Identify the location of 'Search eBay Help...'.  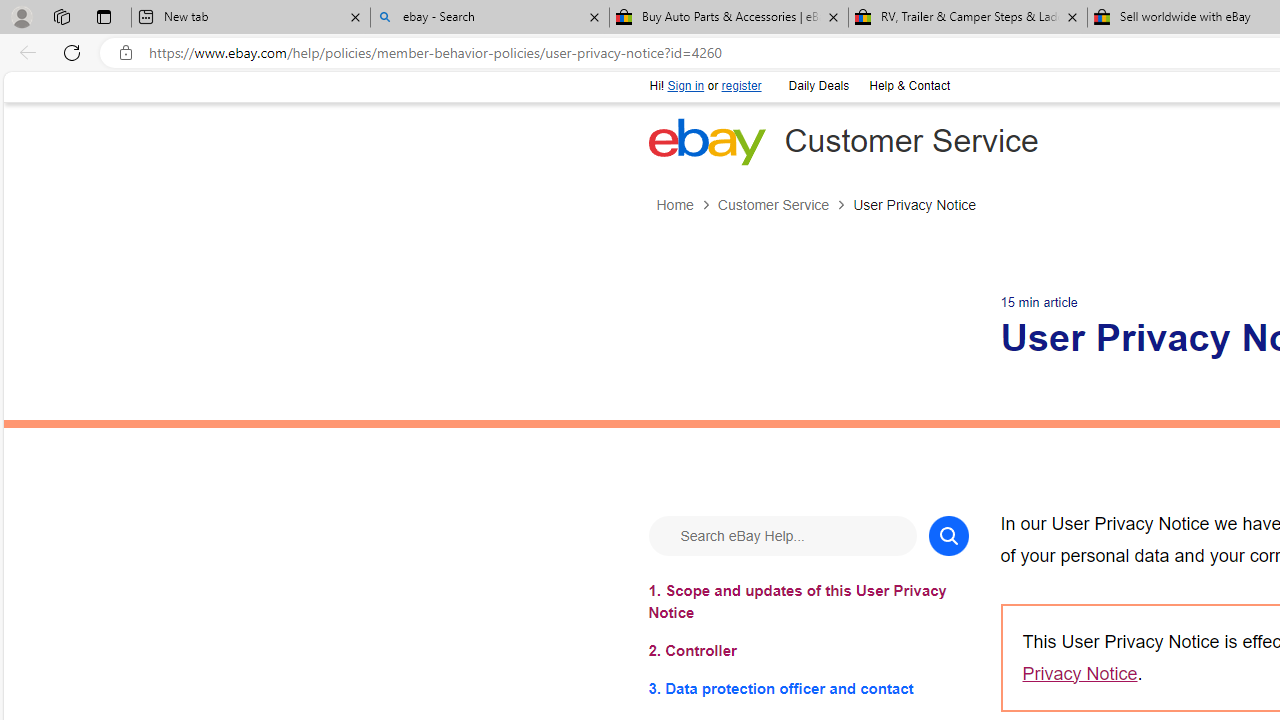
(781, 534).